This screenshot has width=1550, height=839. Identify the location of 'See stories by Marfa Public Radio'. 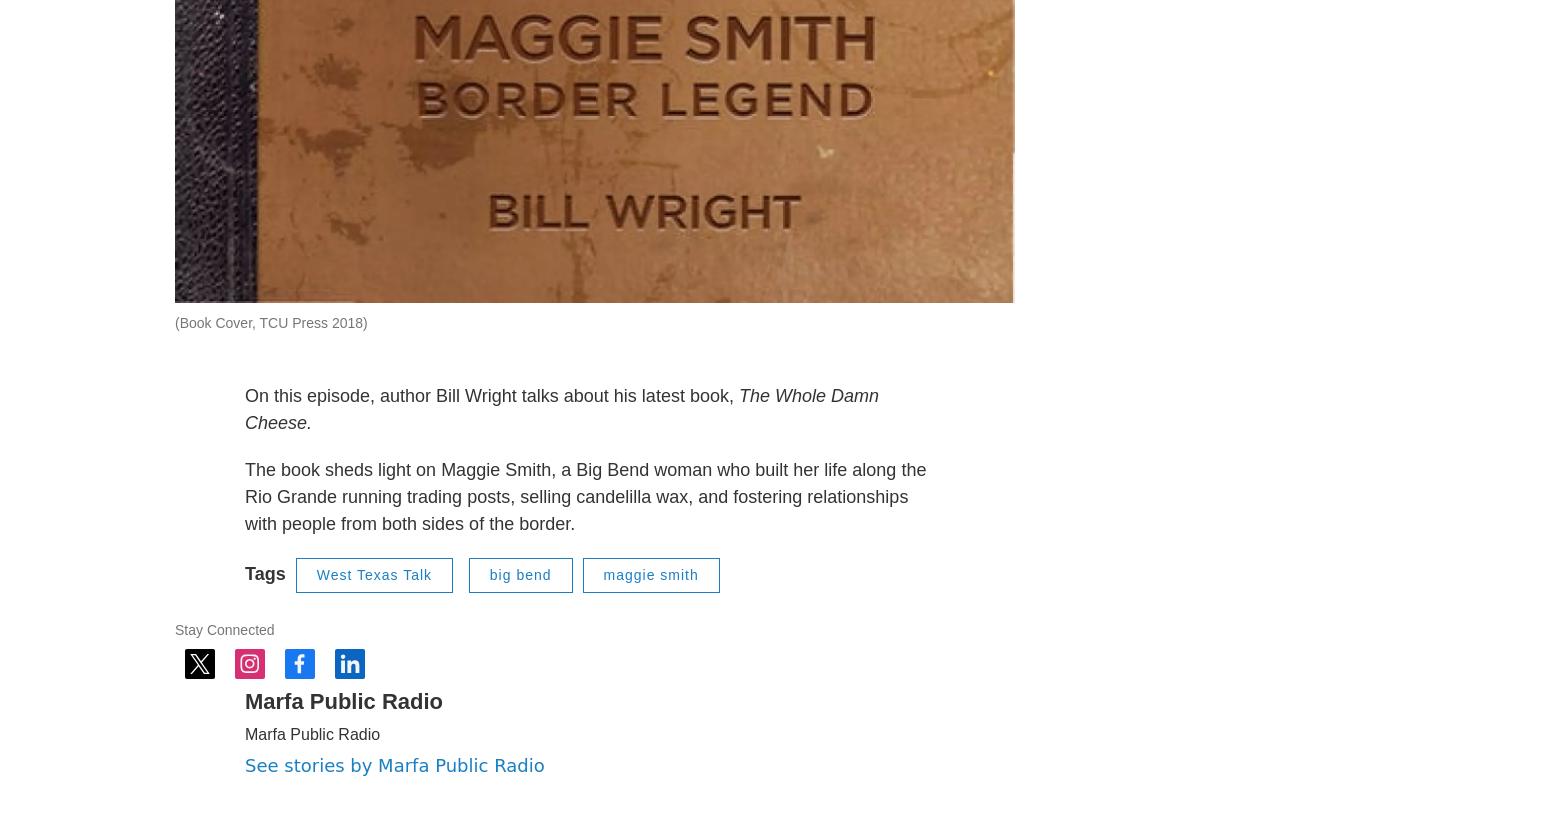
(394, 813).